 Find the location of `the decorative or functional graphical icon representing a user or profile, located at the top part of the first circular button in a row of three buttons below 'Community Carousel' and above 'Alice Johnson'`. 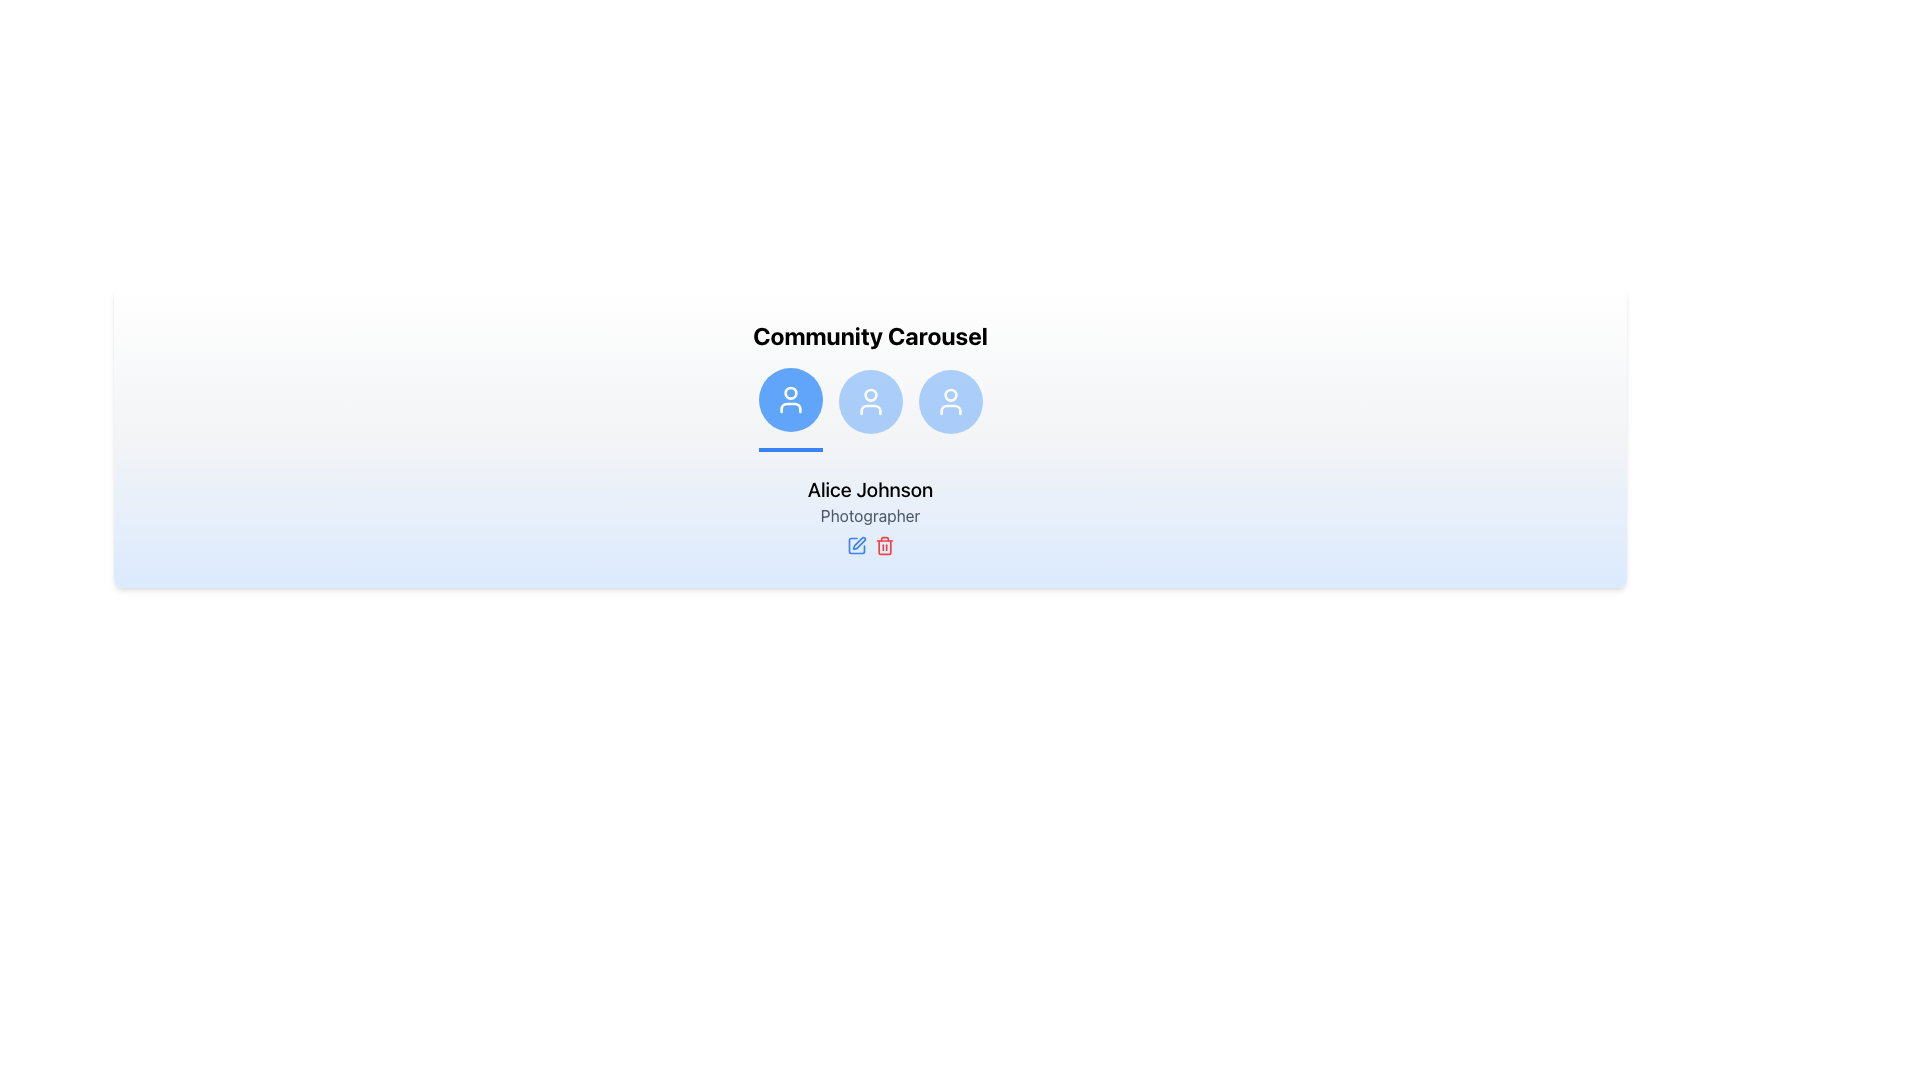

the decorative or functional graphical icon representing a user or profile, located at the top part of the first circular button in a row of three buttons below 'Community Carousel' and above 'Alice Johnson' is located at coordinates (789, 393).